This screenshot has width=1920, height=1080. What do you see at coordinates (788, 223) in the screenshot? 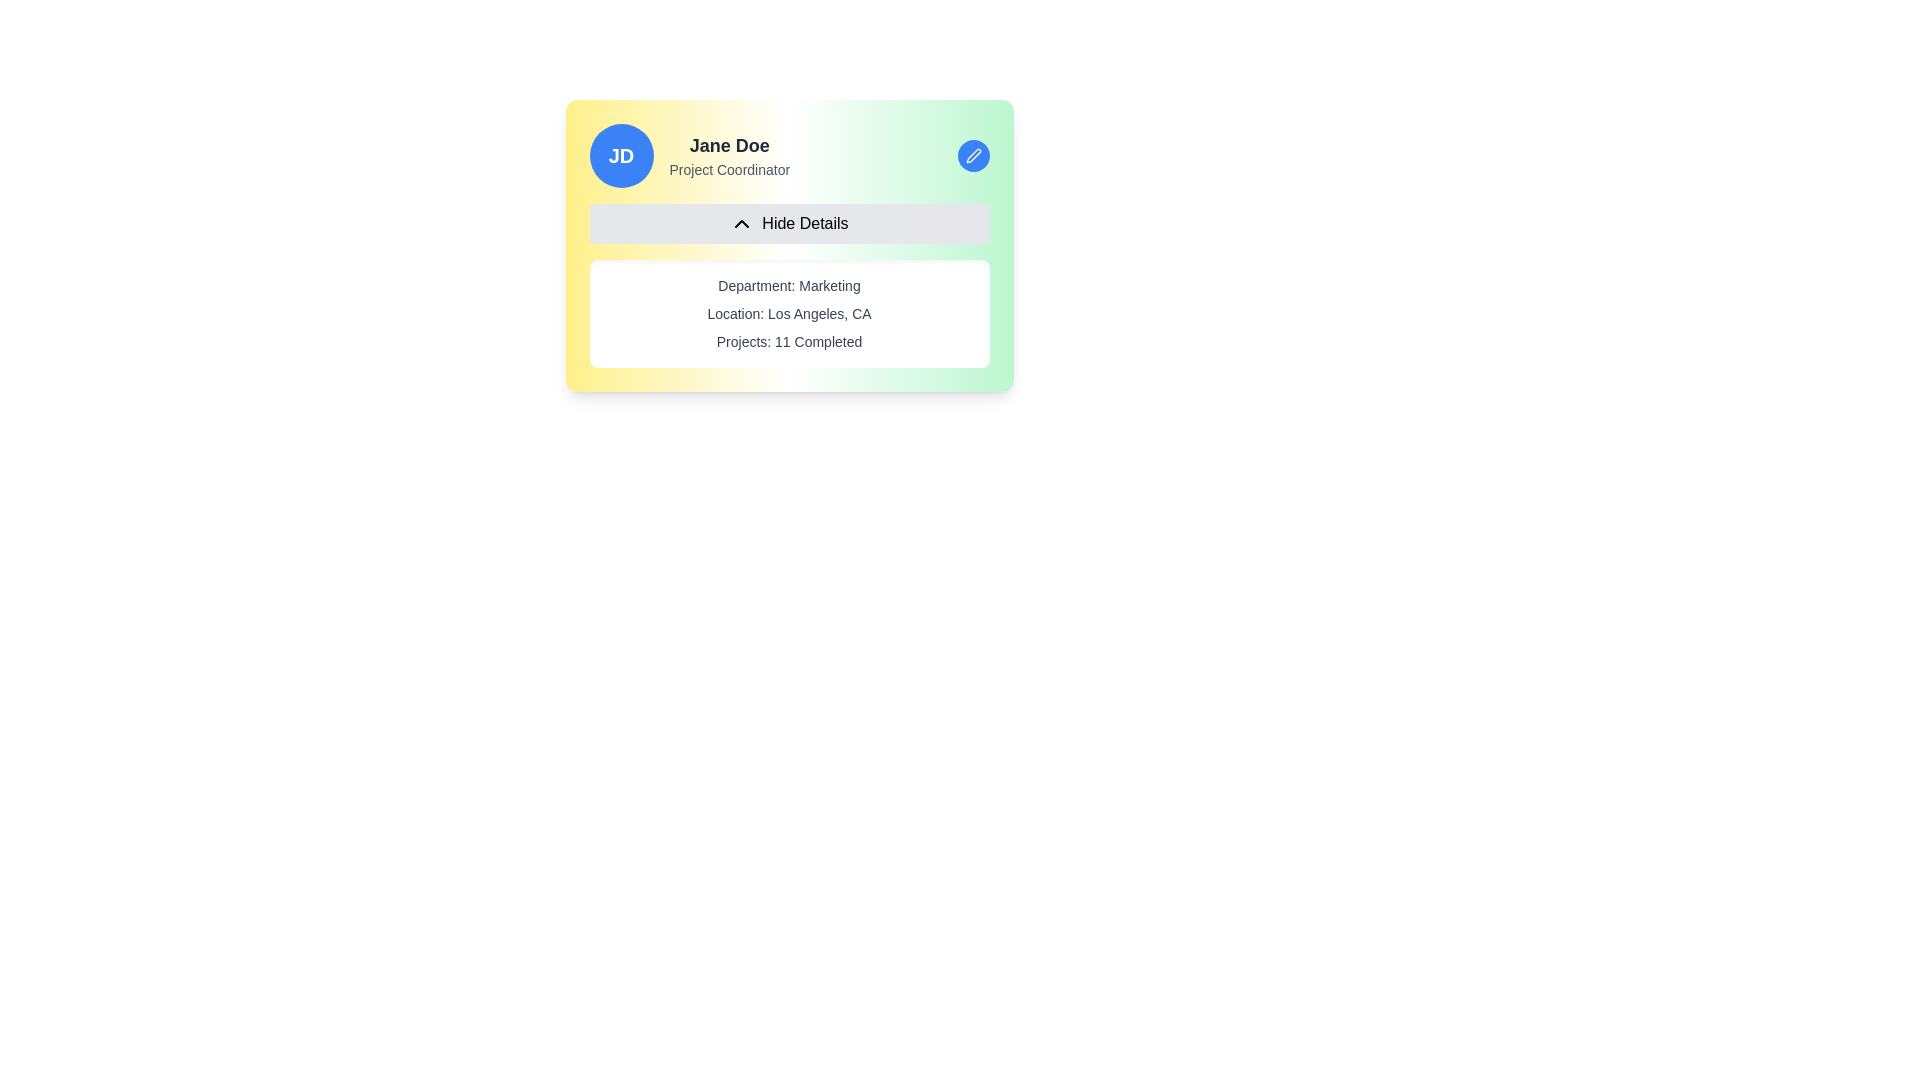
I see `the Toggle Button labeled 'Hide Details' with an upward-pointing chevron icon, located below 'Jane Doe, Project Coordinator' to experience hover effects` at bounding box center [788, 223].